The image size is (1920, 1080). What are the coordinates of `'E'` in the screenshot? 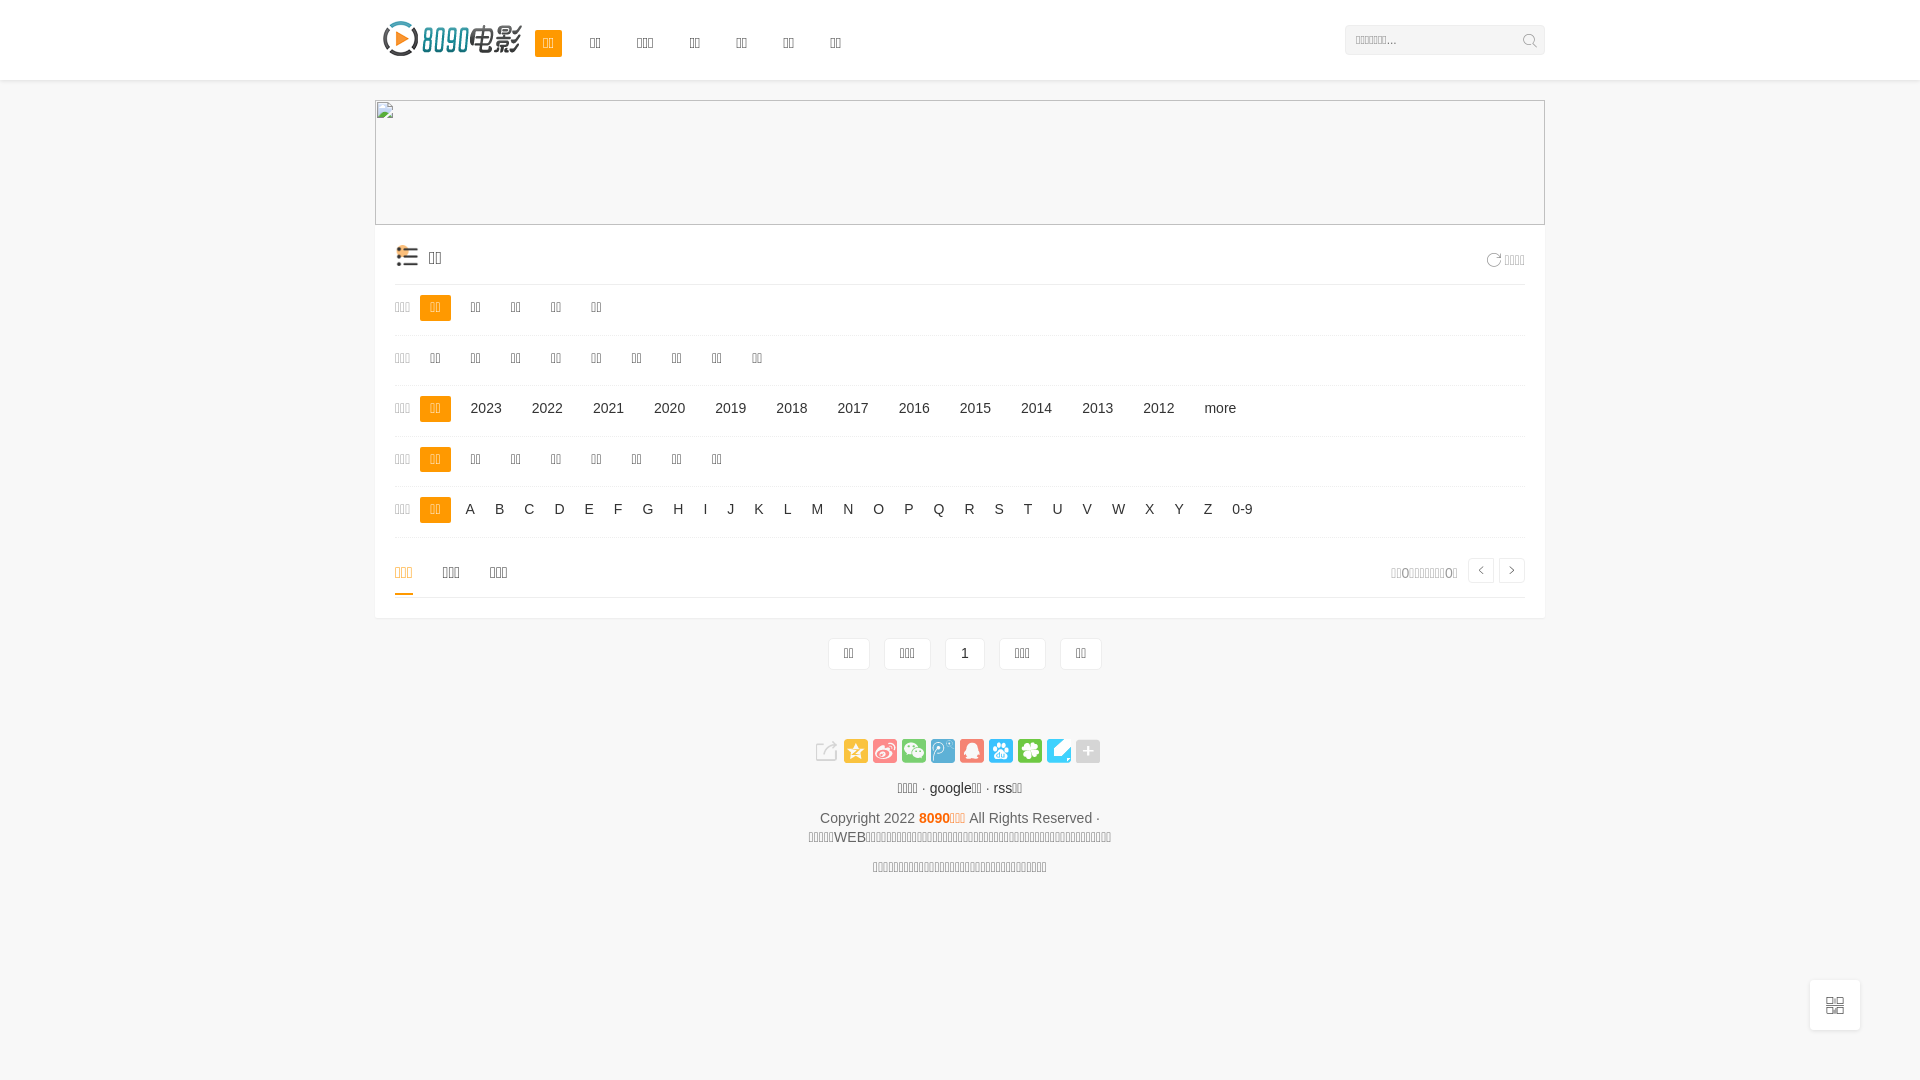 It's located at (588, 508).